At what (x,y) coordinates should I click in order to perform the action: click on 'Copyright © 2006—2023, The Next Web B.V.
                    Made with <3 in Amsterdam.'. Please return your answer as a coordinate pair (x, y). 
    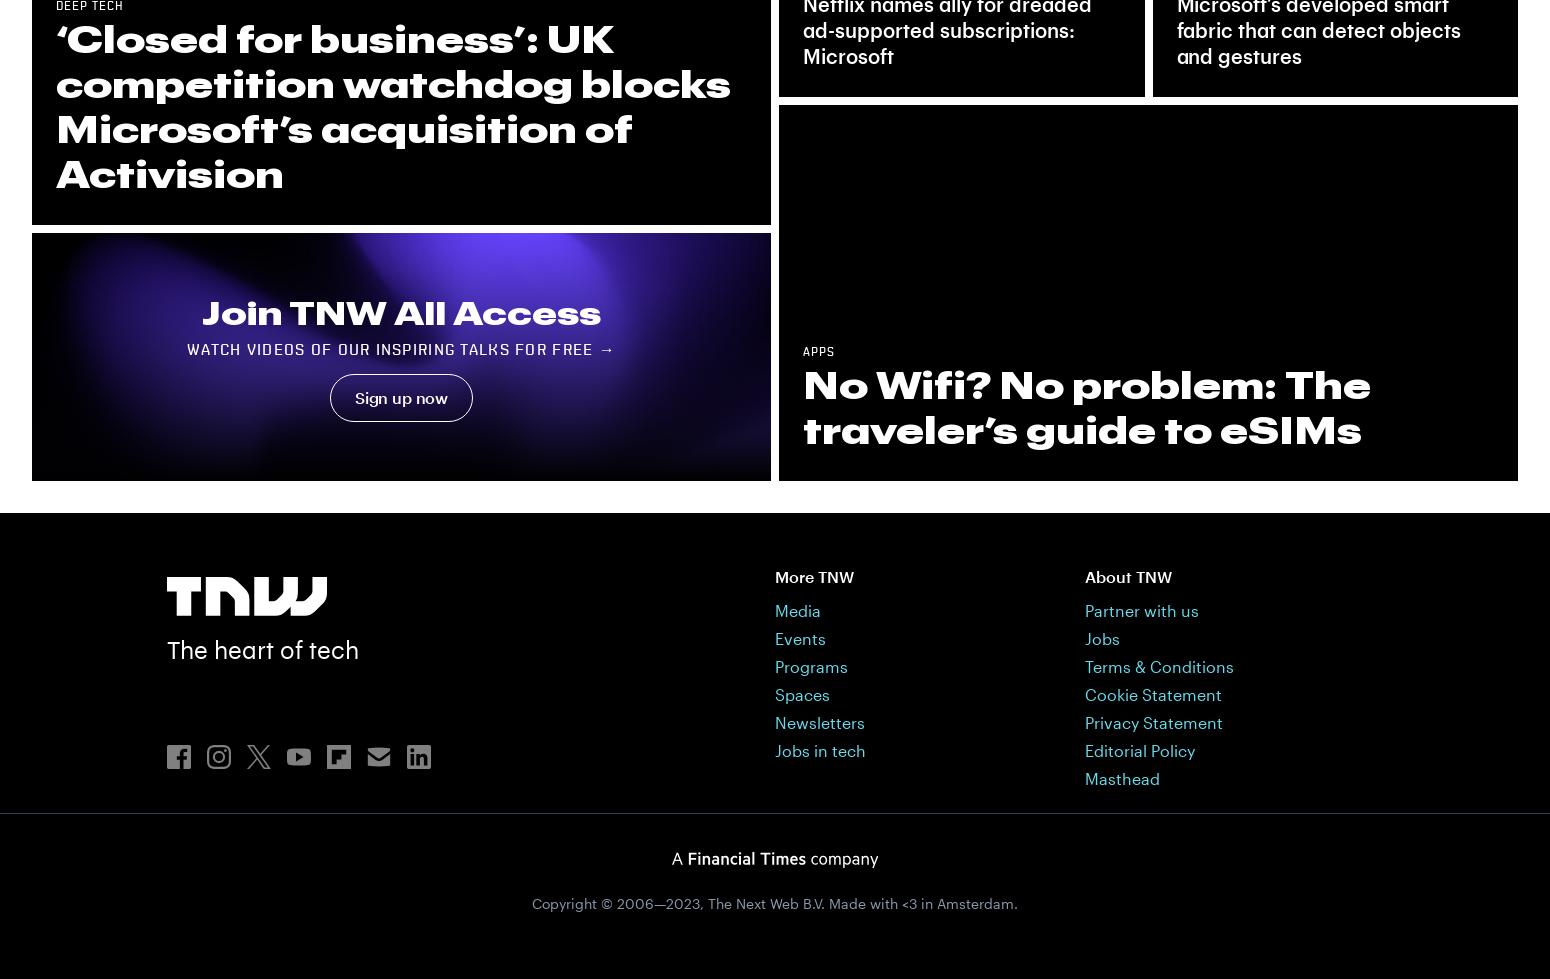
    Looking at the image, I should click on (530, 902).